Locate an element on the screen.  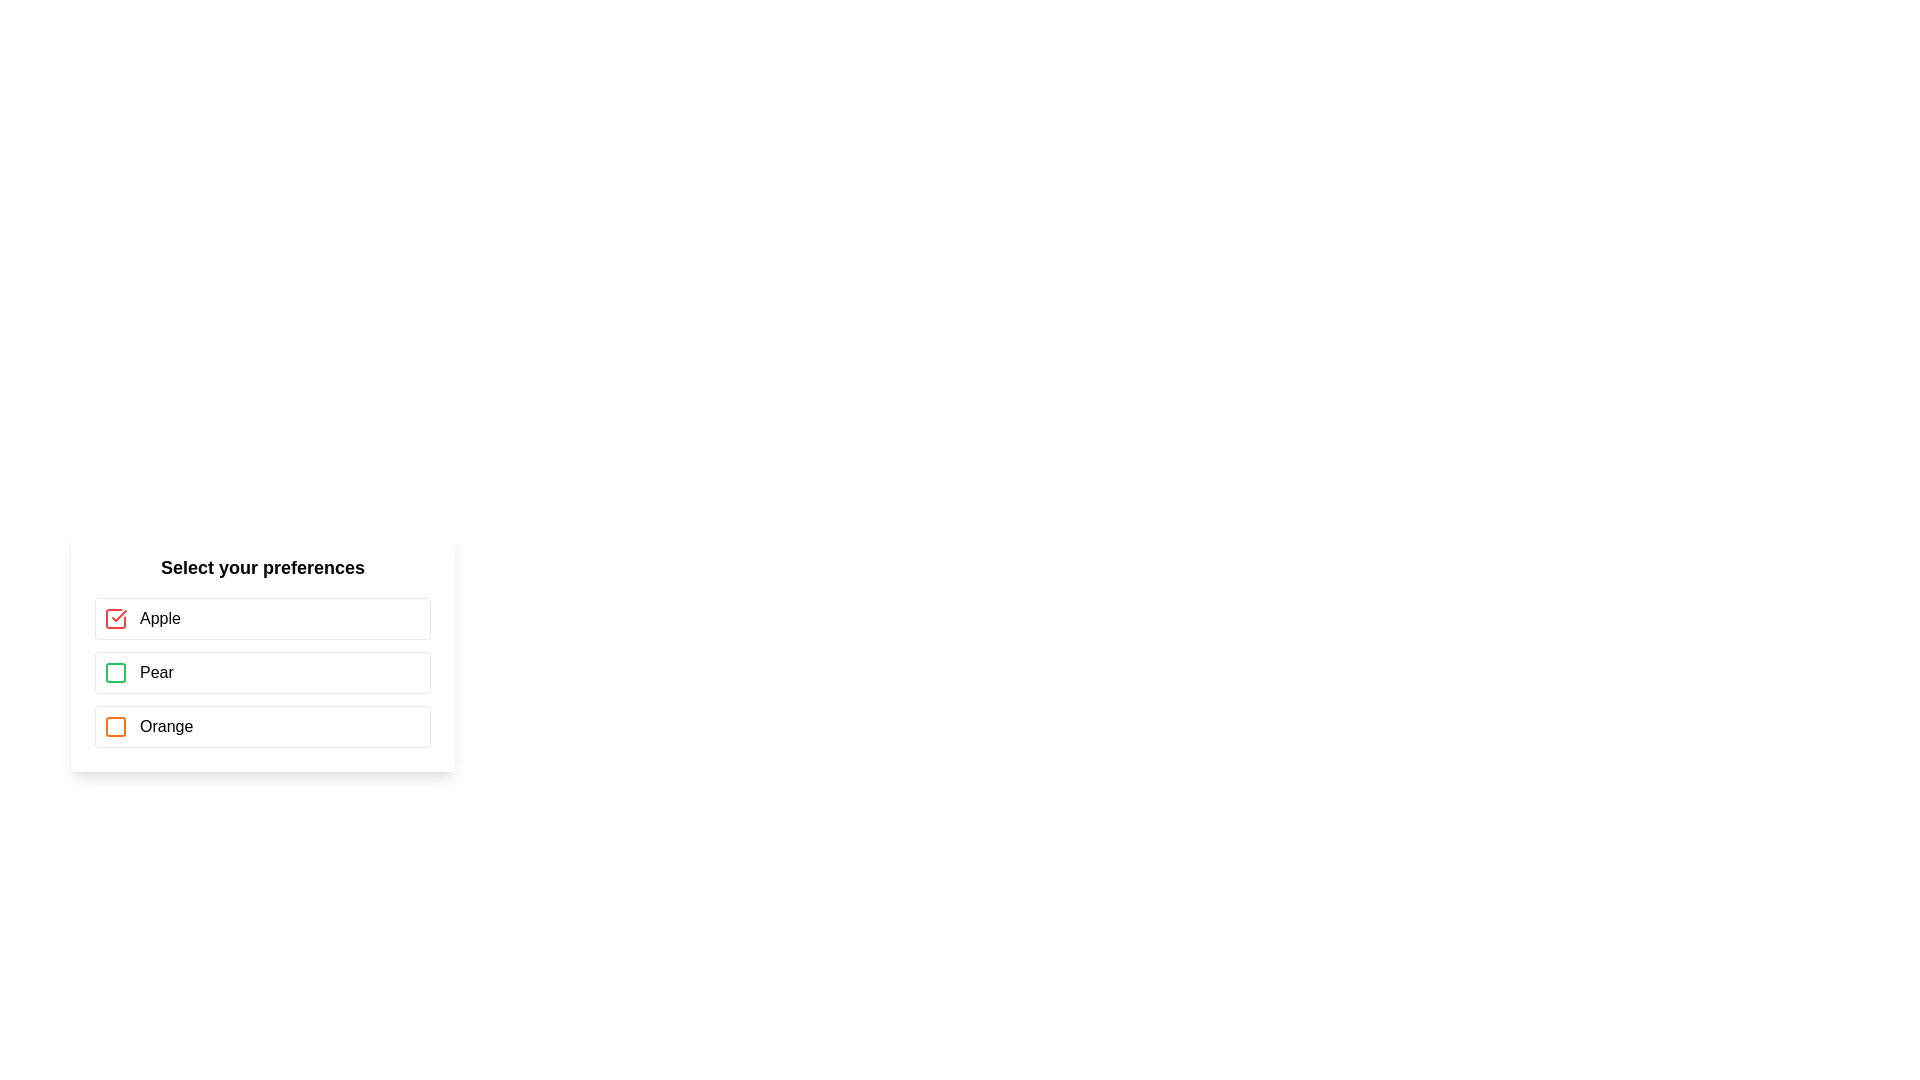
the checkbox icon that represents the selection state of the 'Apple' option is located at coordinates (114, 617).